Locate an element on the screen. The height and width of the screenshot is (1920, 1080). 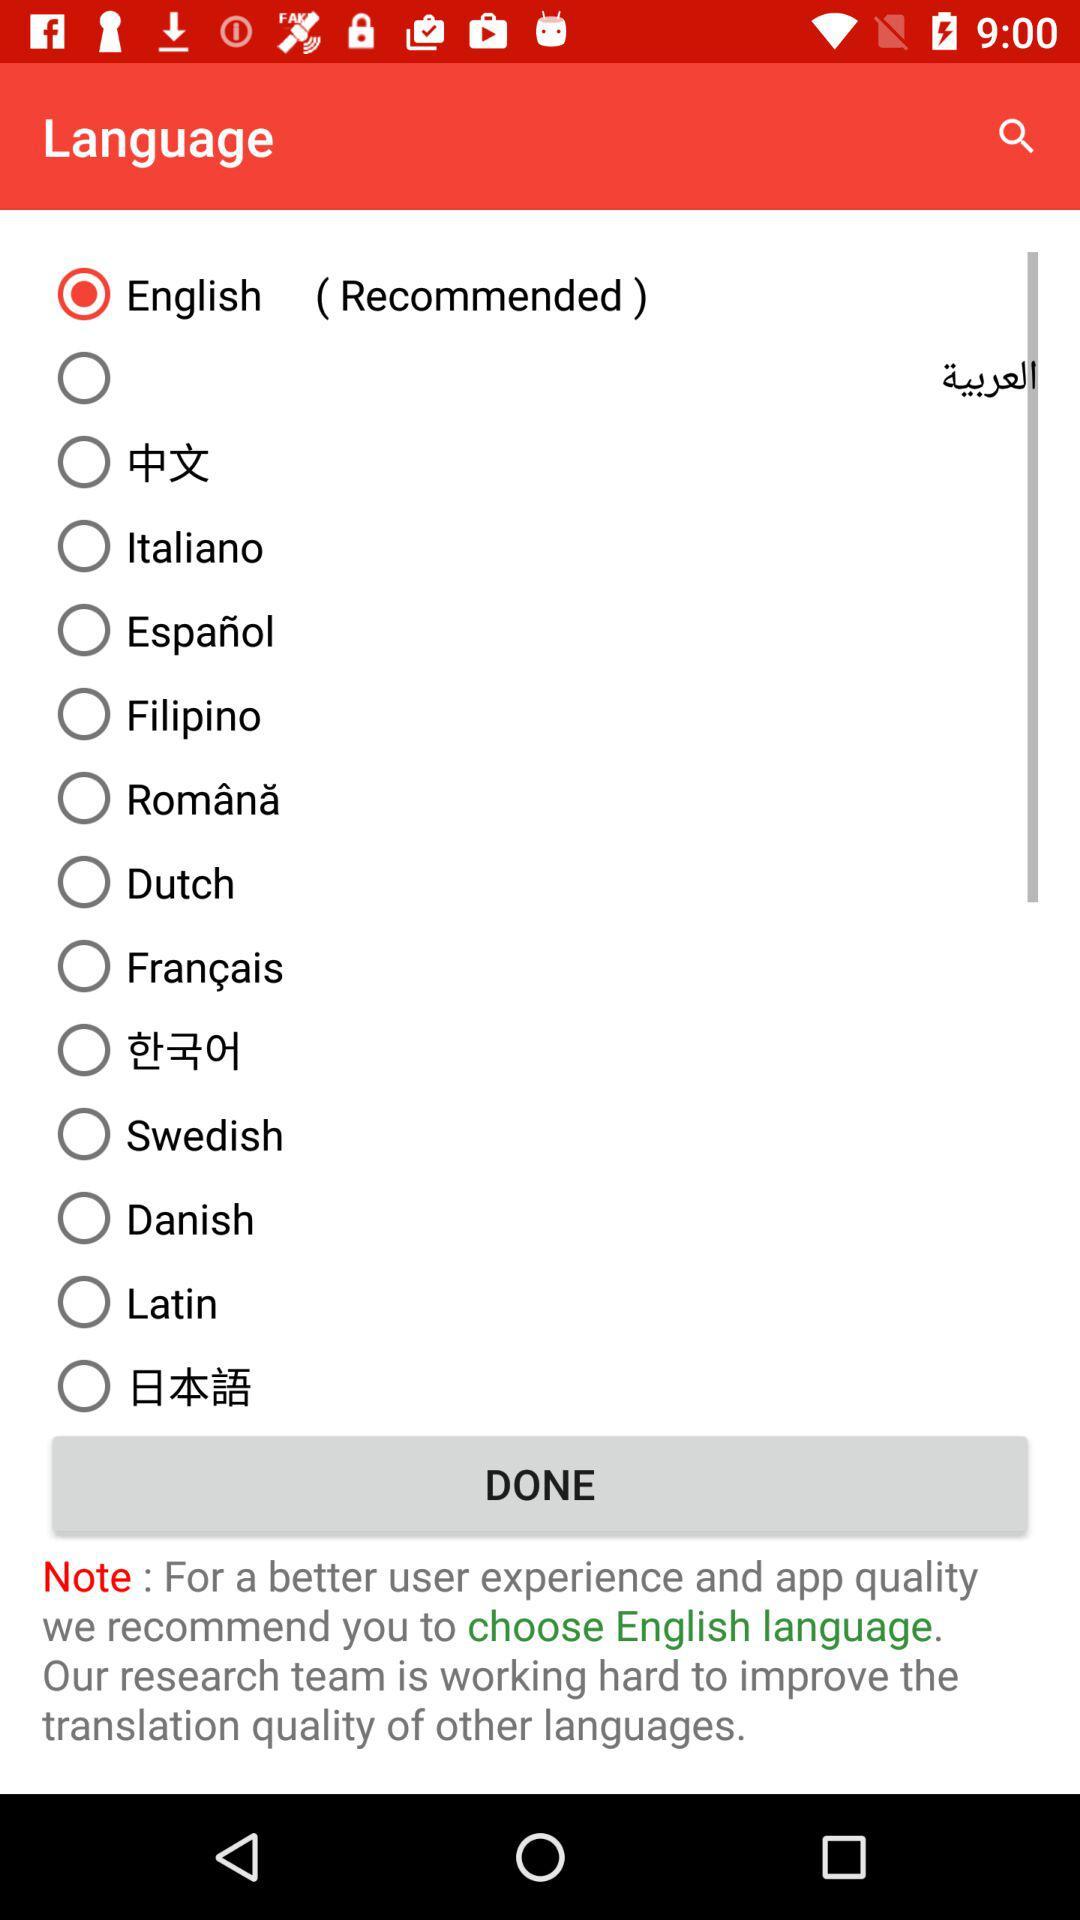
the item above the note for a icon is located at coordinates (540, 1483).